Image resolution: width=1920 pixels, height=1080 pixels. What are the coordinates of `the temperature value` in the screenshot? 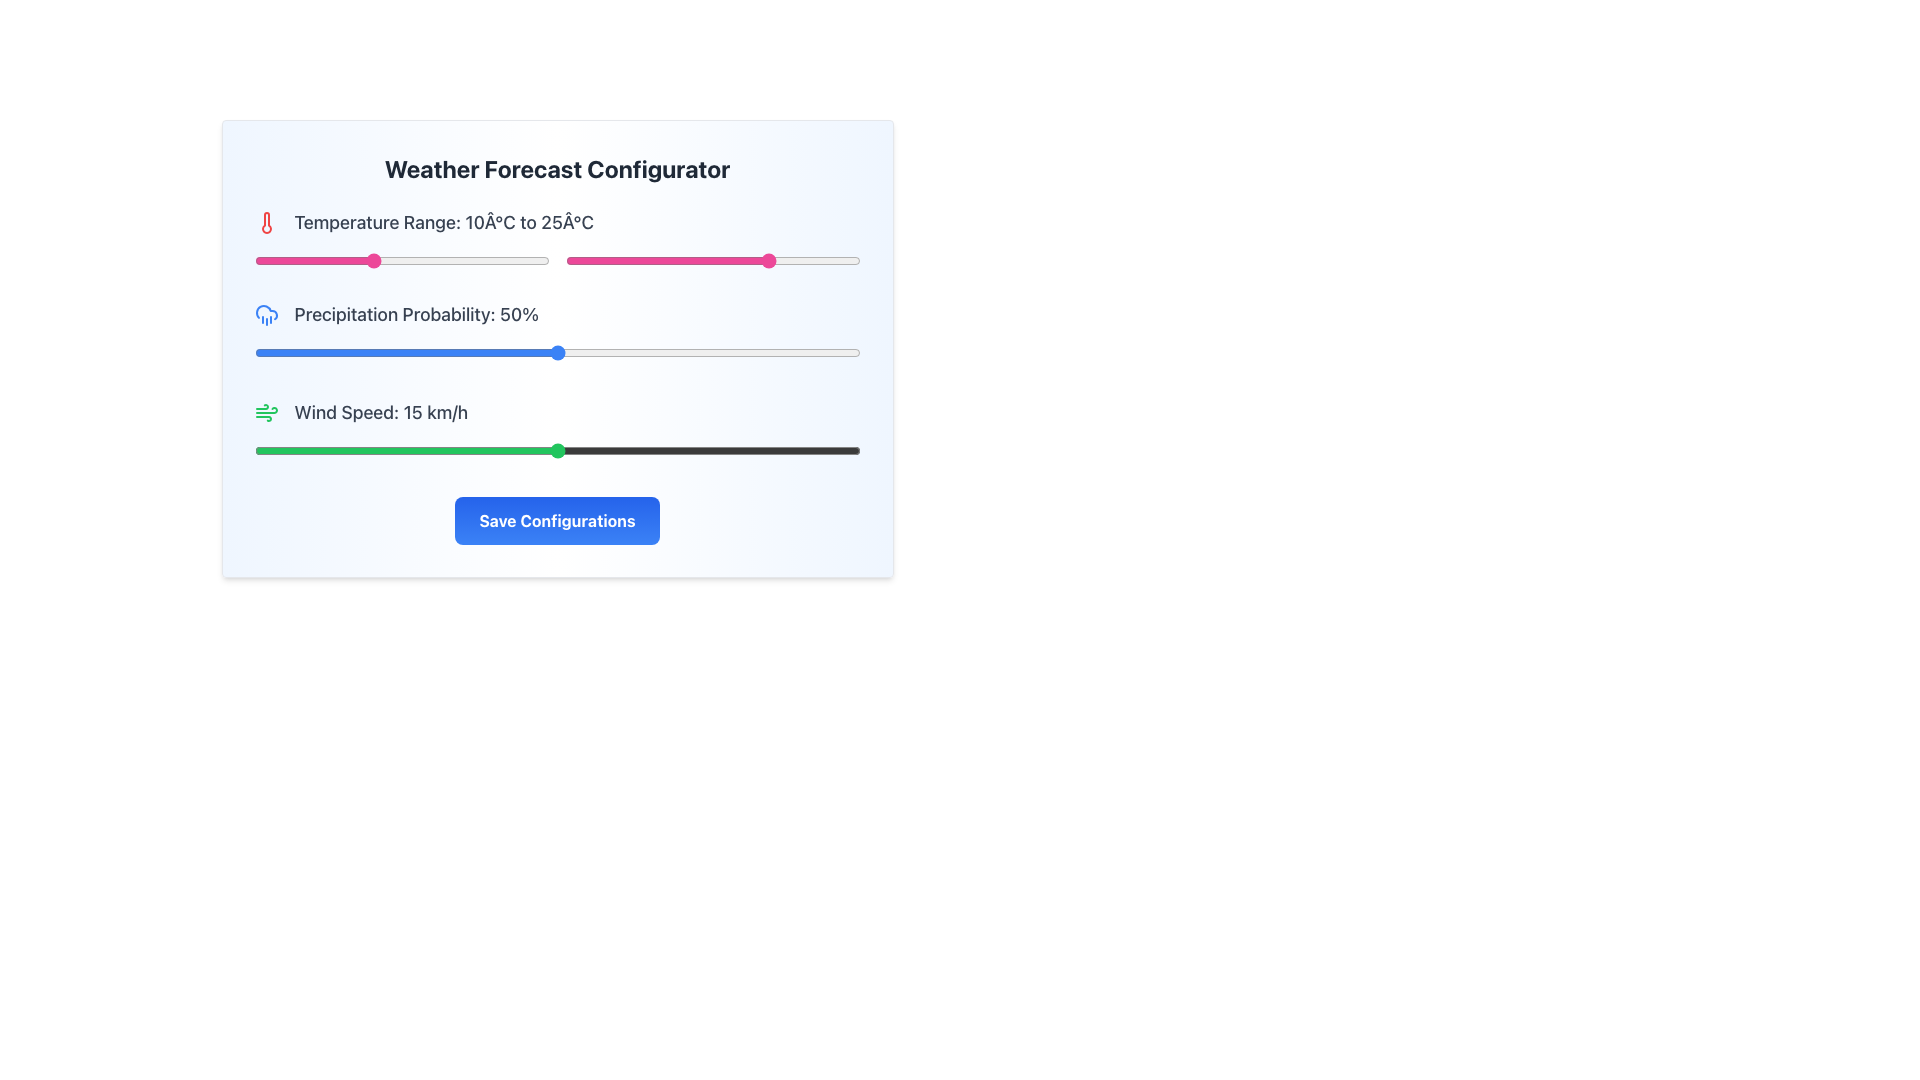 It's located at (701, 260).